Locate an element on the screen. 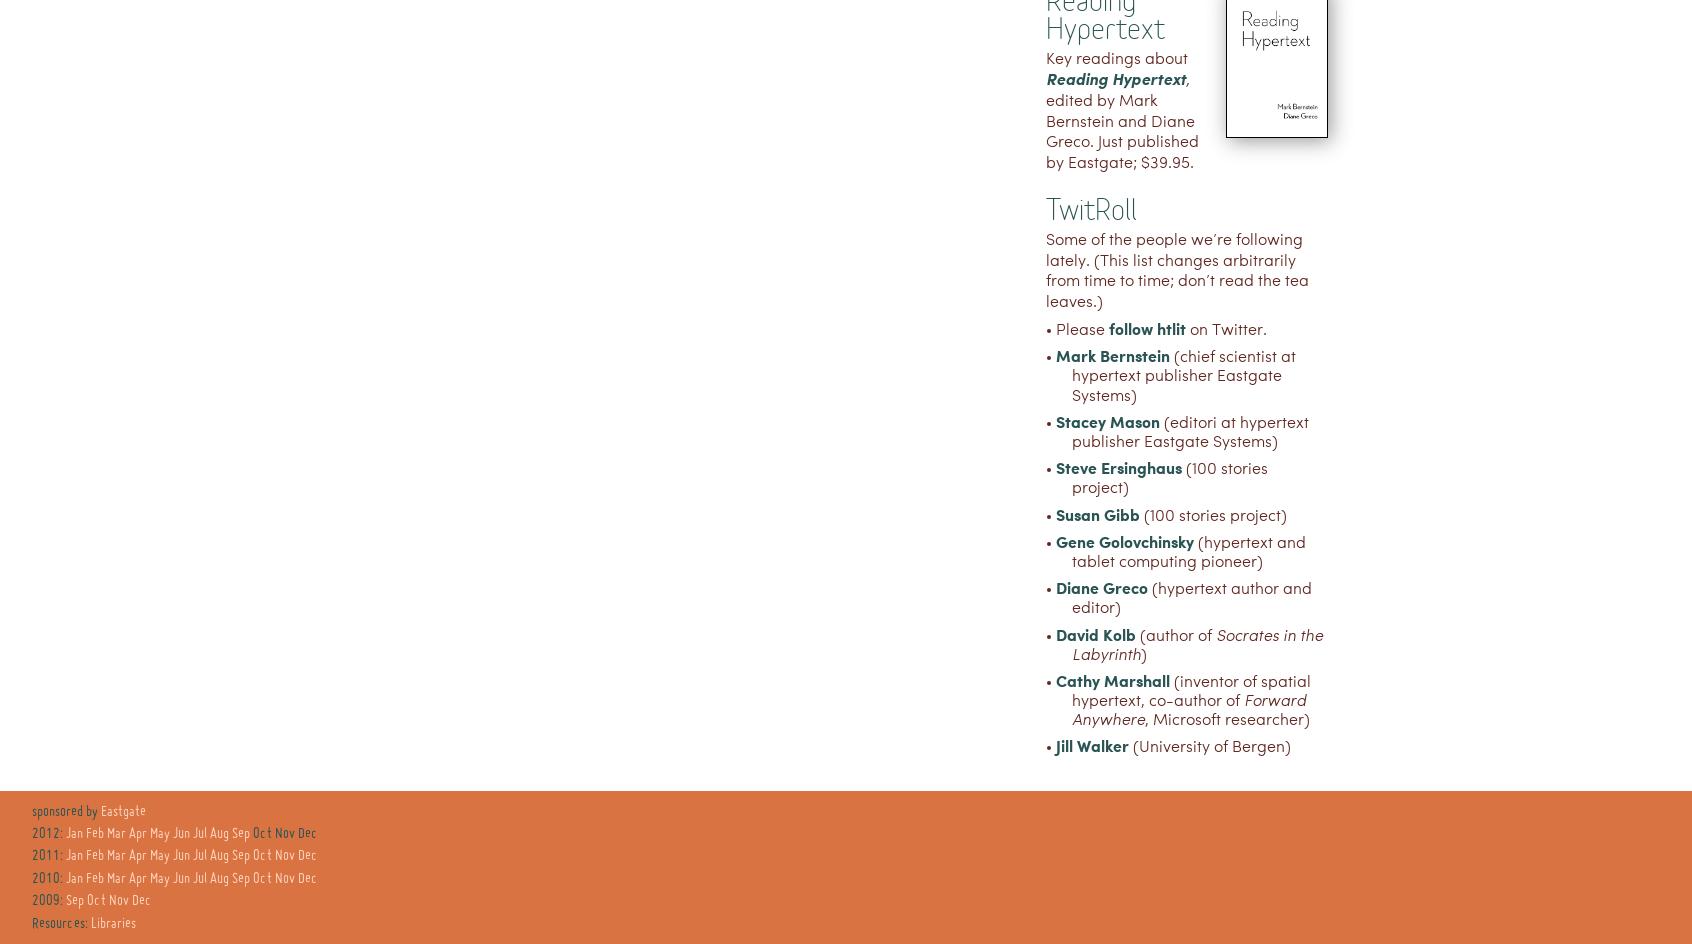  '2011:' is located at coordinates (48, 856).